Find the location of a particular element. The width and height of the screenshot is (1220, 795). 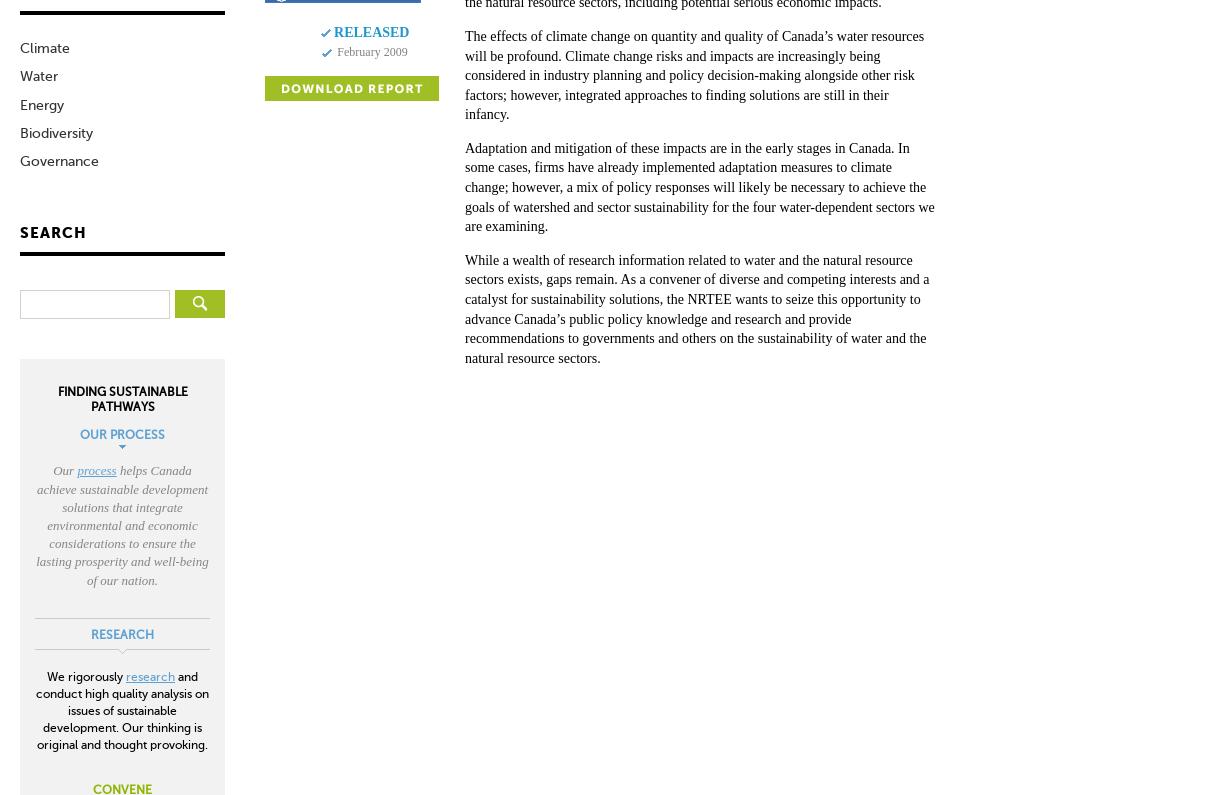

'RESEARCH' is located at coordinates (122, 634).